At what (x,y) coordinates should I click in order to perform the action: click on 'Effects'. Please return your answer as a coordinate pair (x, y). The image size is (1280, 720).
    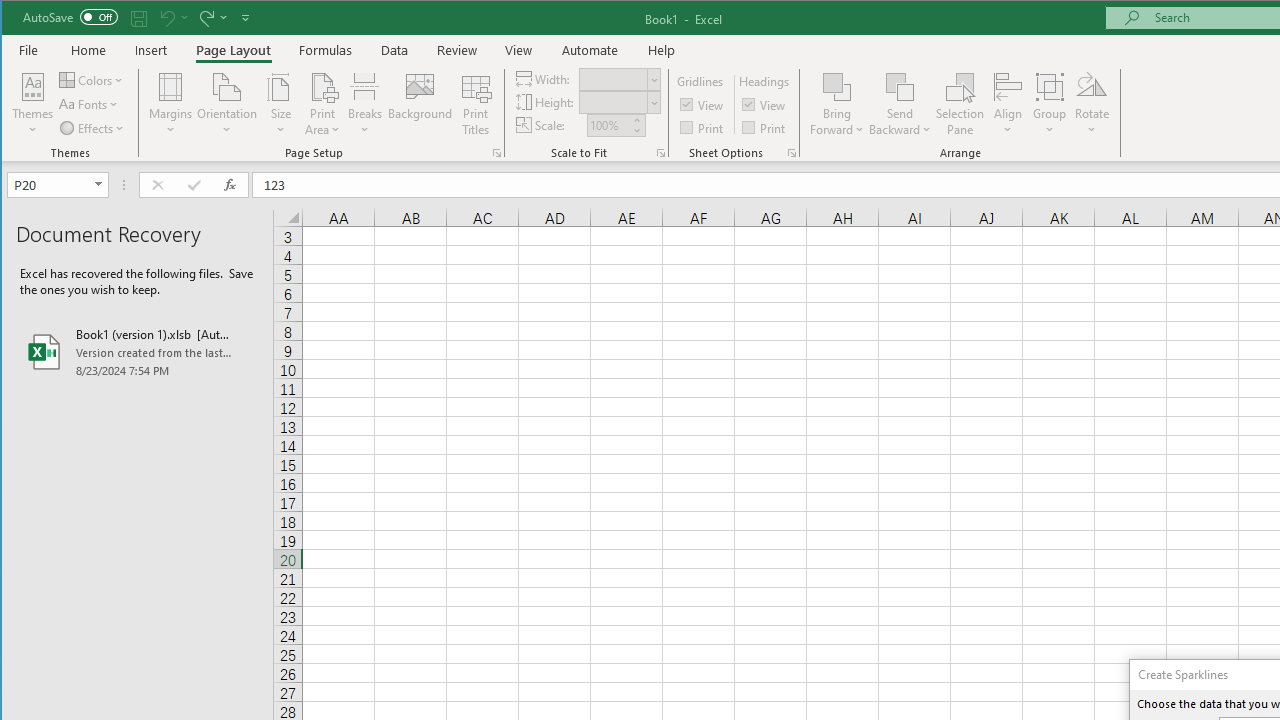
    Looking at the image, I should click on (92, 128).